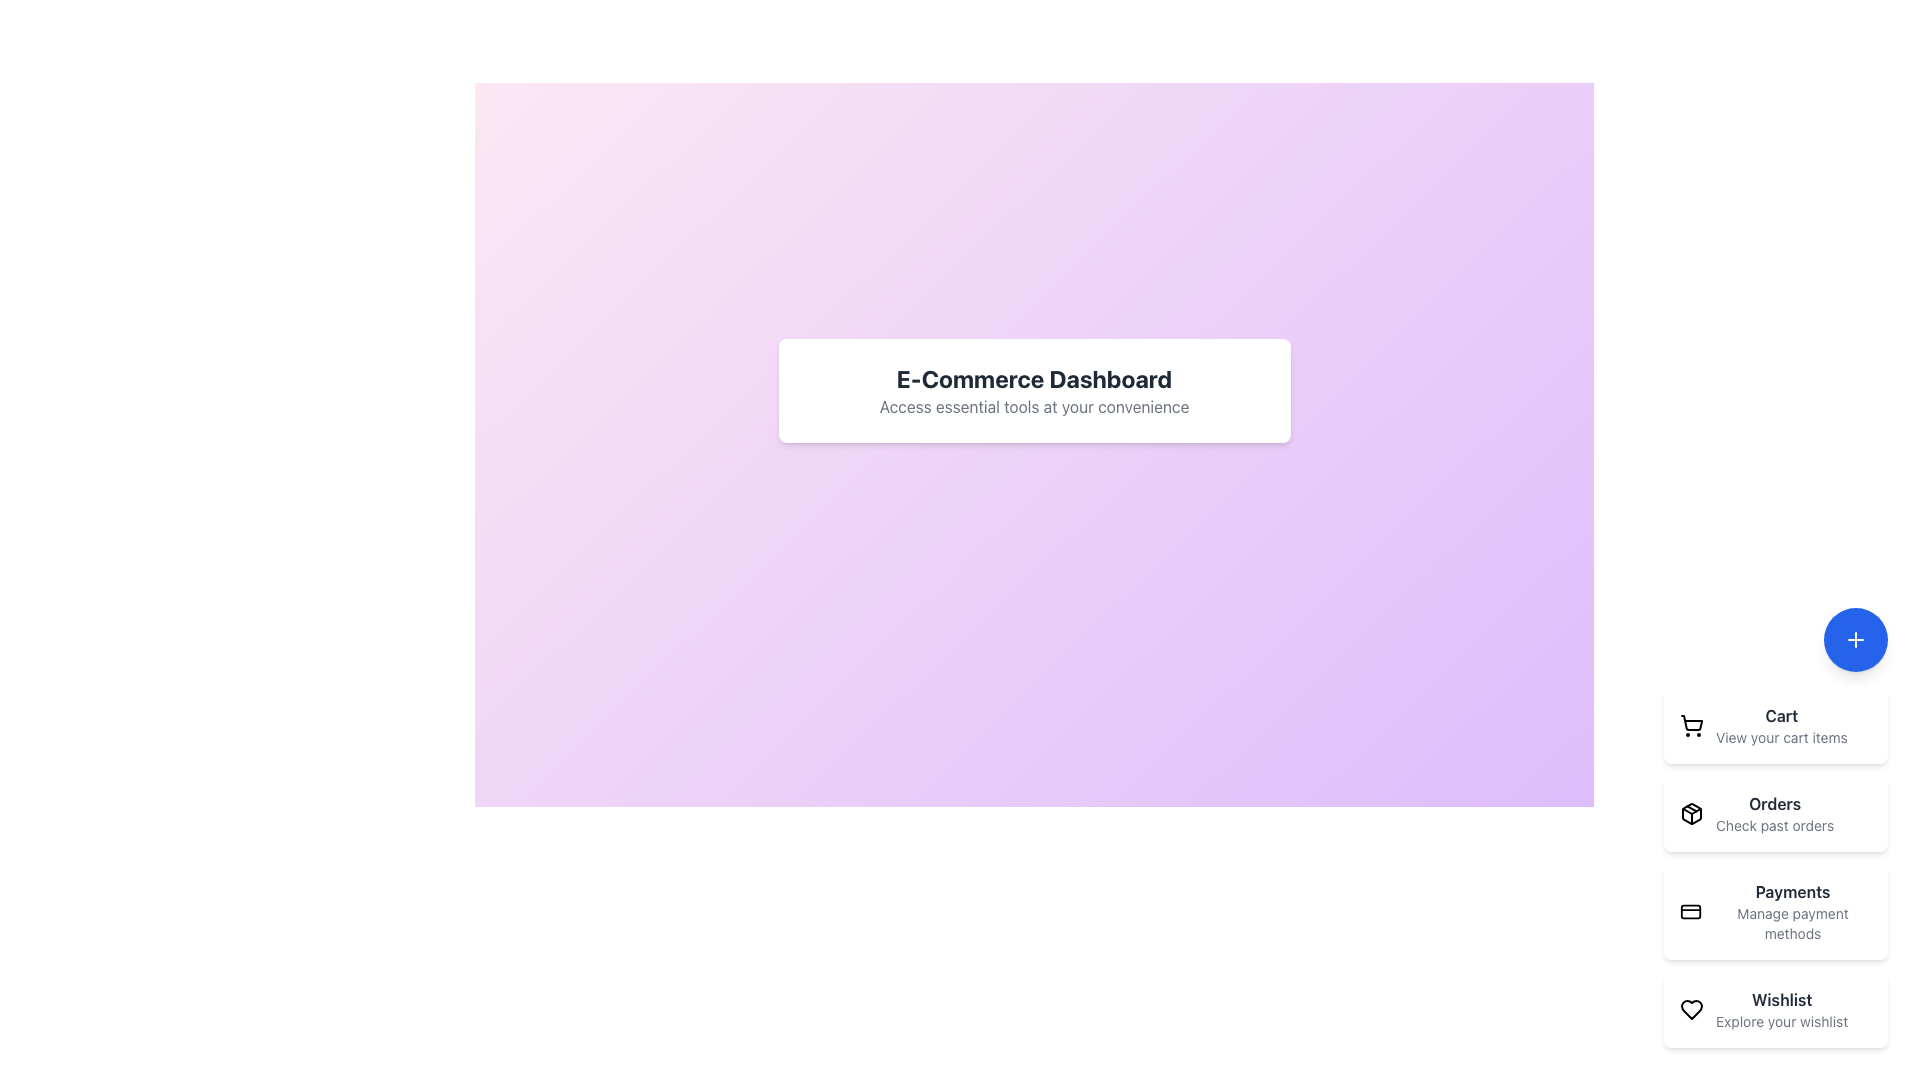 The width and height of the screenshot is (1920, 1080). I want to click on the 'Orders' entry in the navigation panel, which is represented by a red icon next to the 'Orders' text, so click(1690, 813).